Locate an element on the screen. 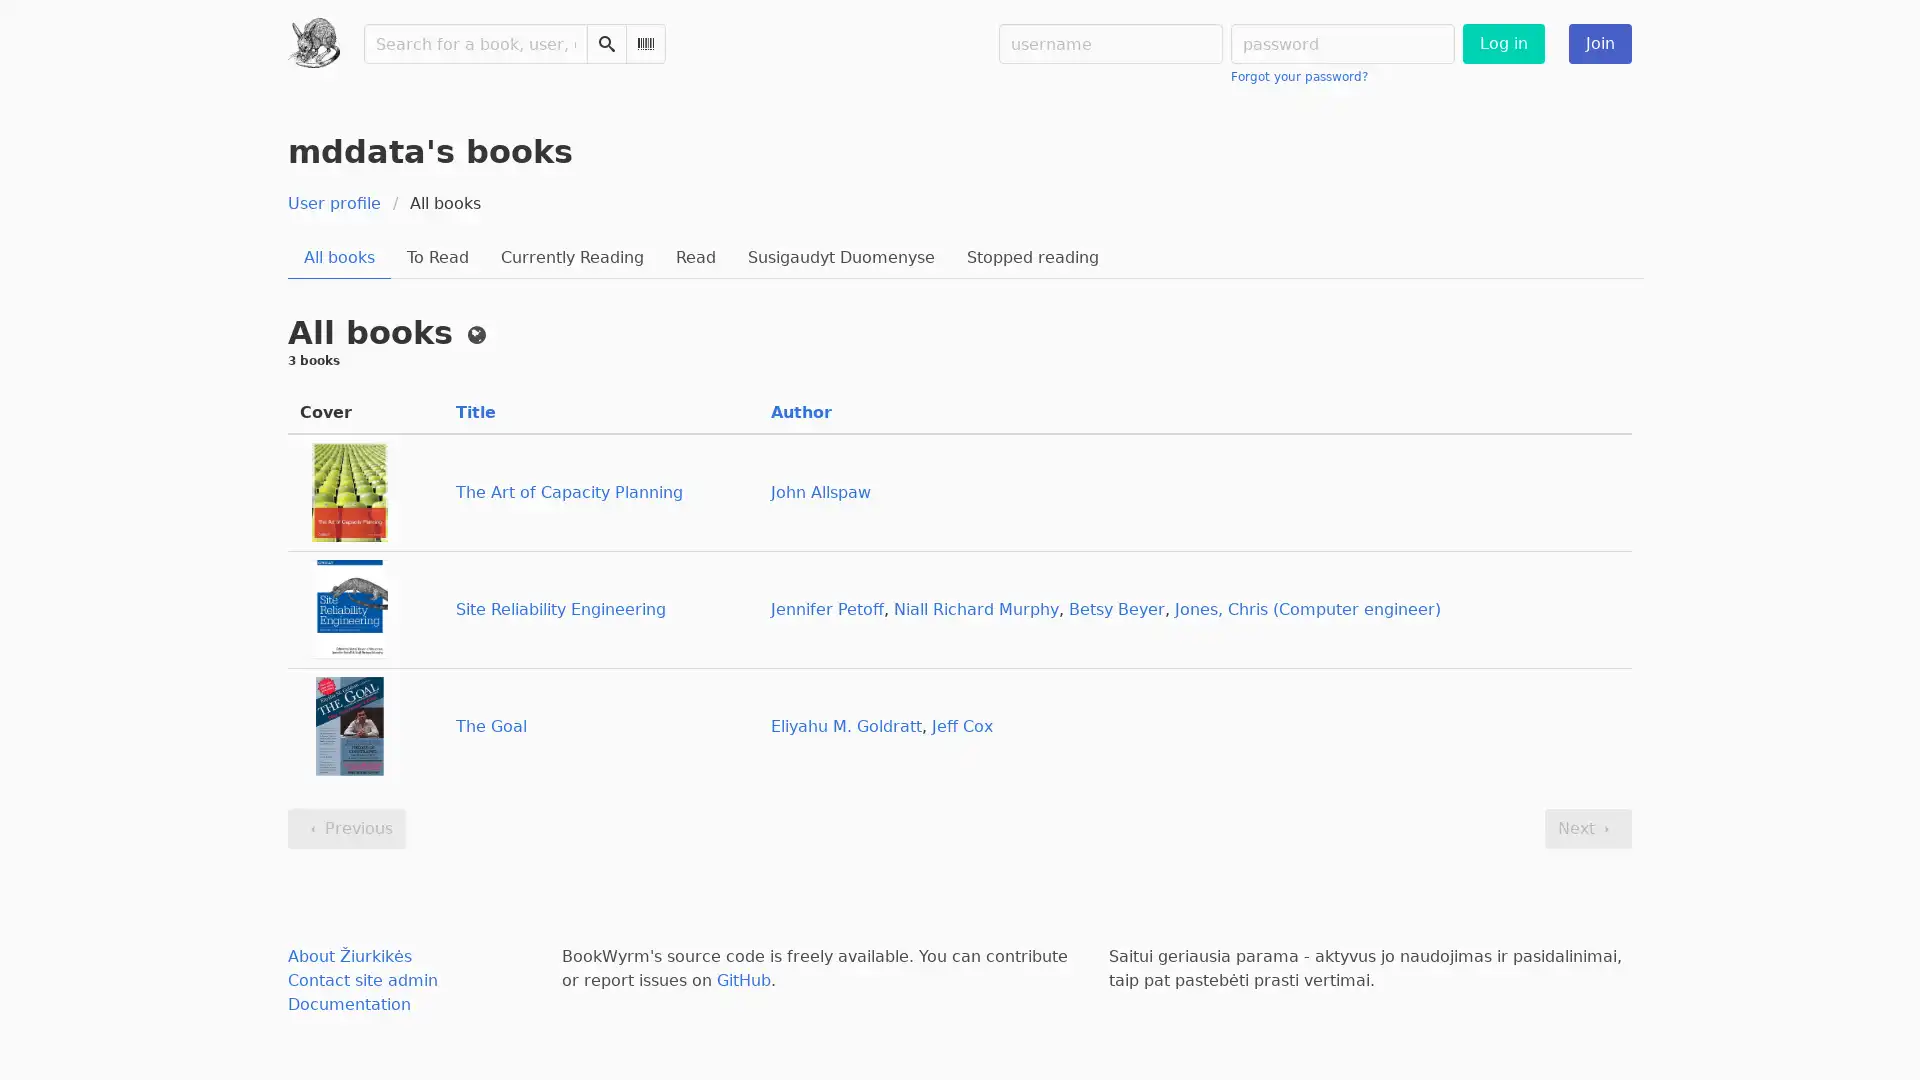 The width and height of the screenshot is (1920, 1080). Scan Barcode is located at coordinates (644, 43).